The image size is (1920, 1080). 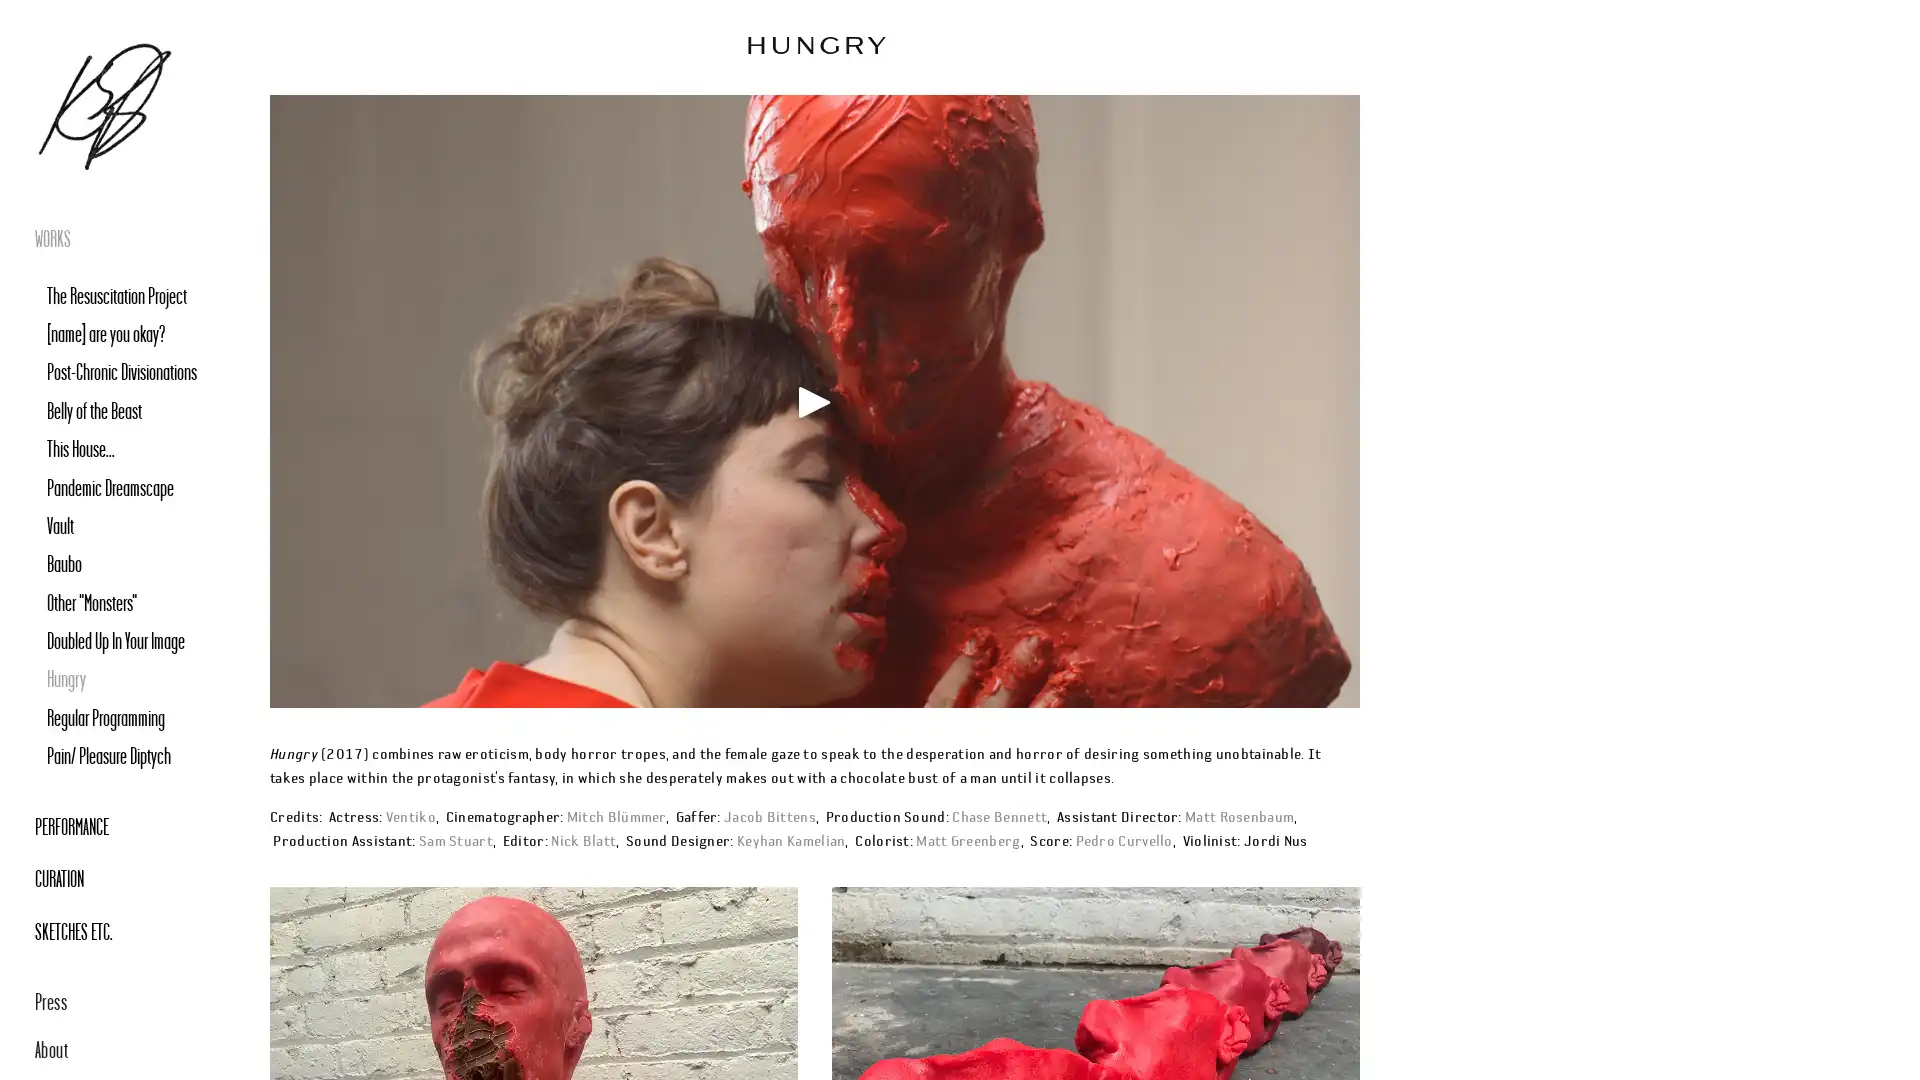 I want to click on Play, so click(x=815, y=401).